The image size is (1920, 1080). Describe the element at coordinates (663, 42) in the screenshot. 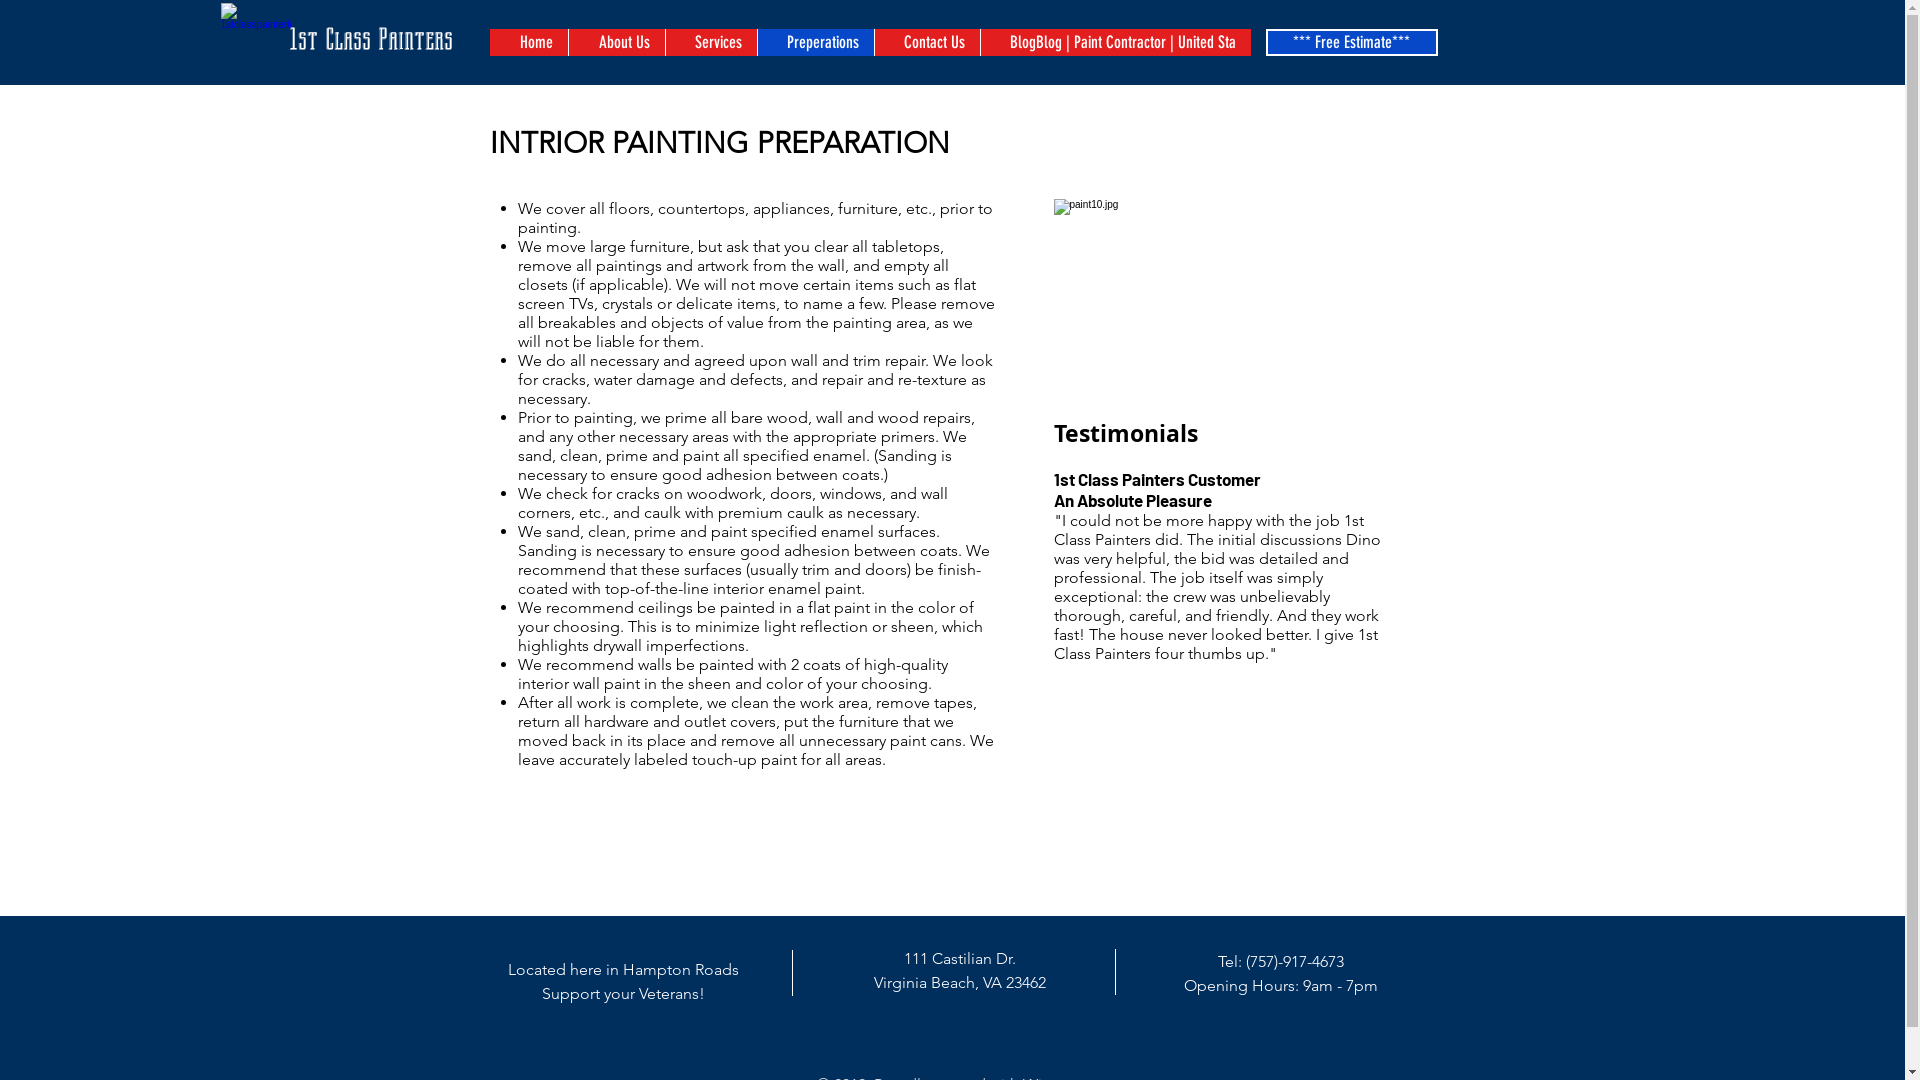

I see `'Services'` at that location.